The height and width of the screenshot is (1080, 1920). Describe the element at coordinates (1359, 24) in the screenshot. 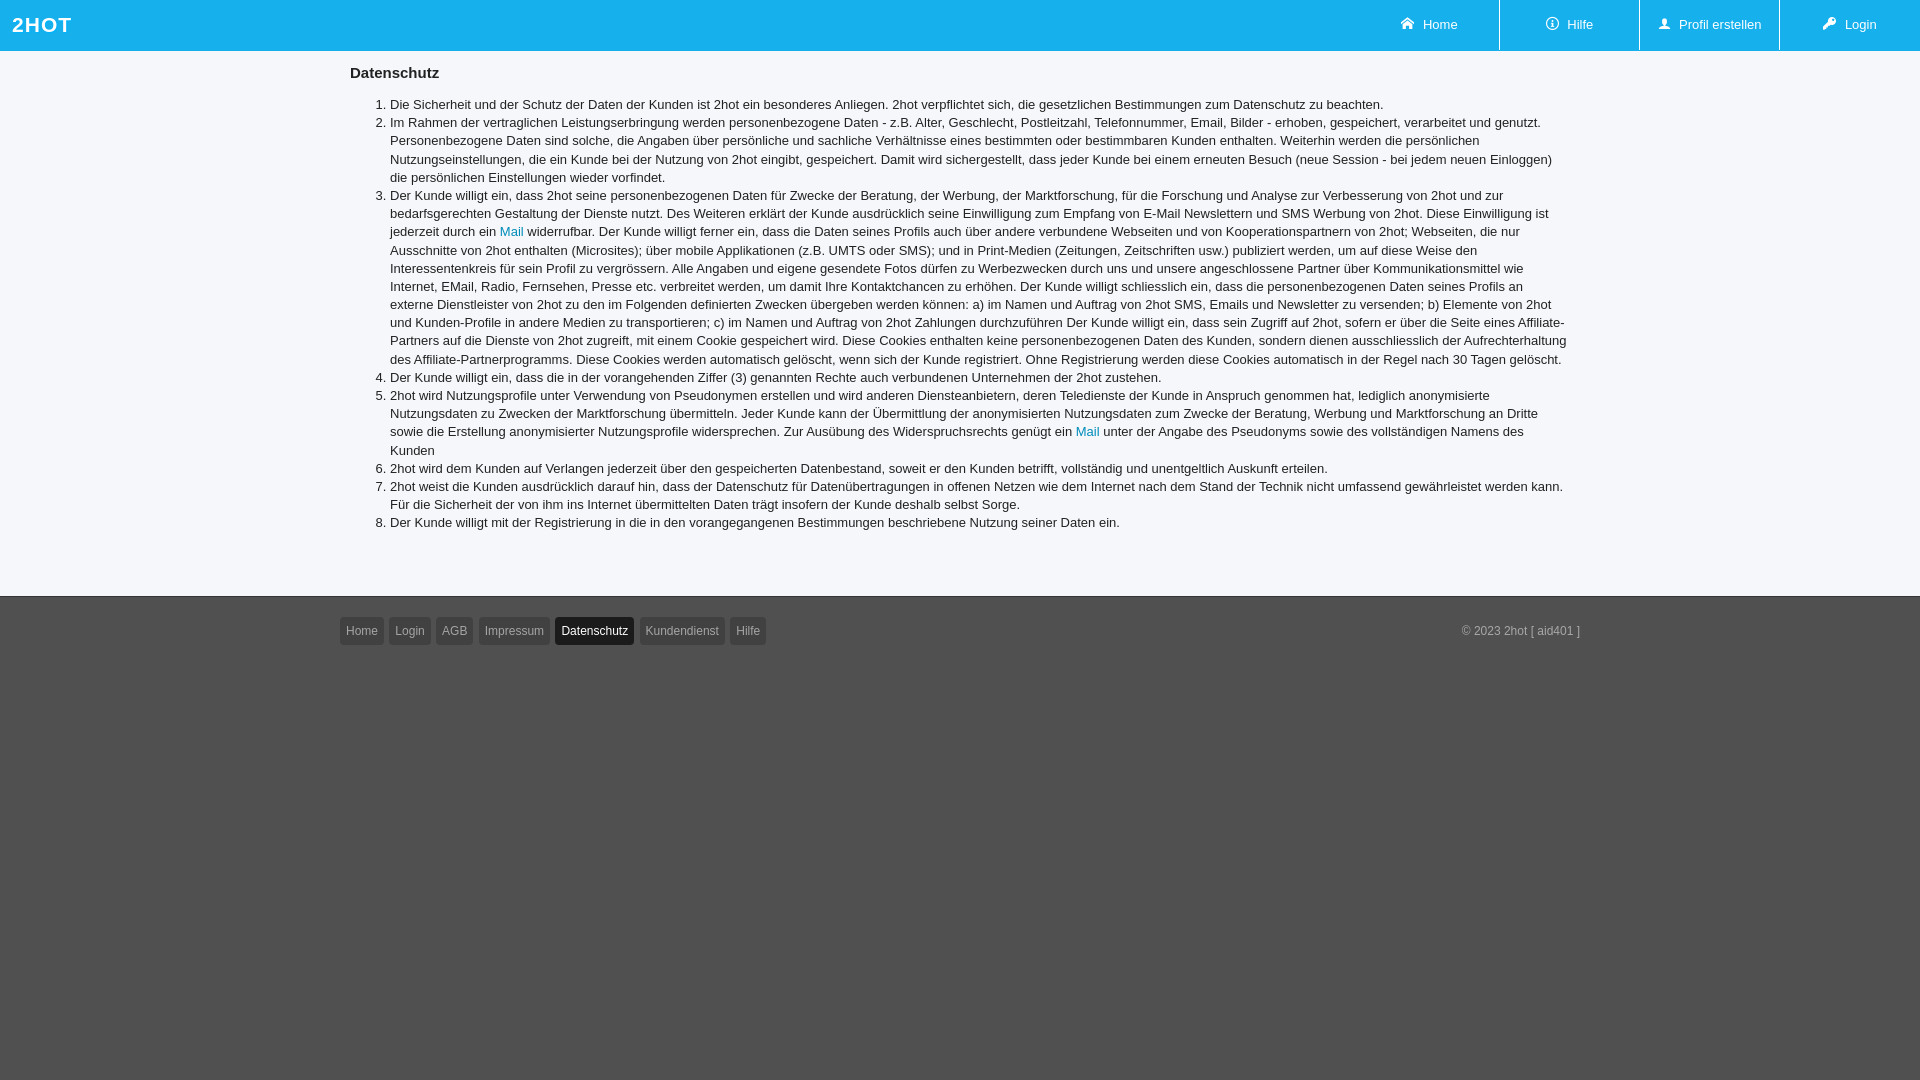

I see `'Home'` at that location.